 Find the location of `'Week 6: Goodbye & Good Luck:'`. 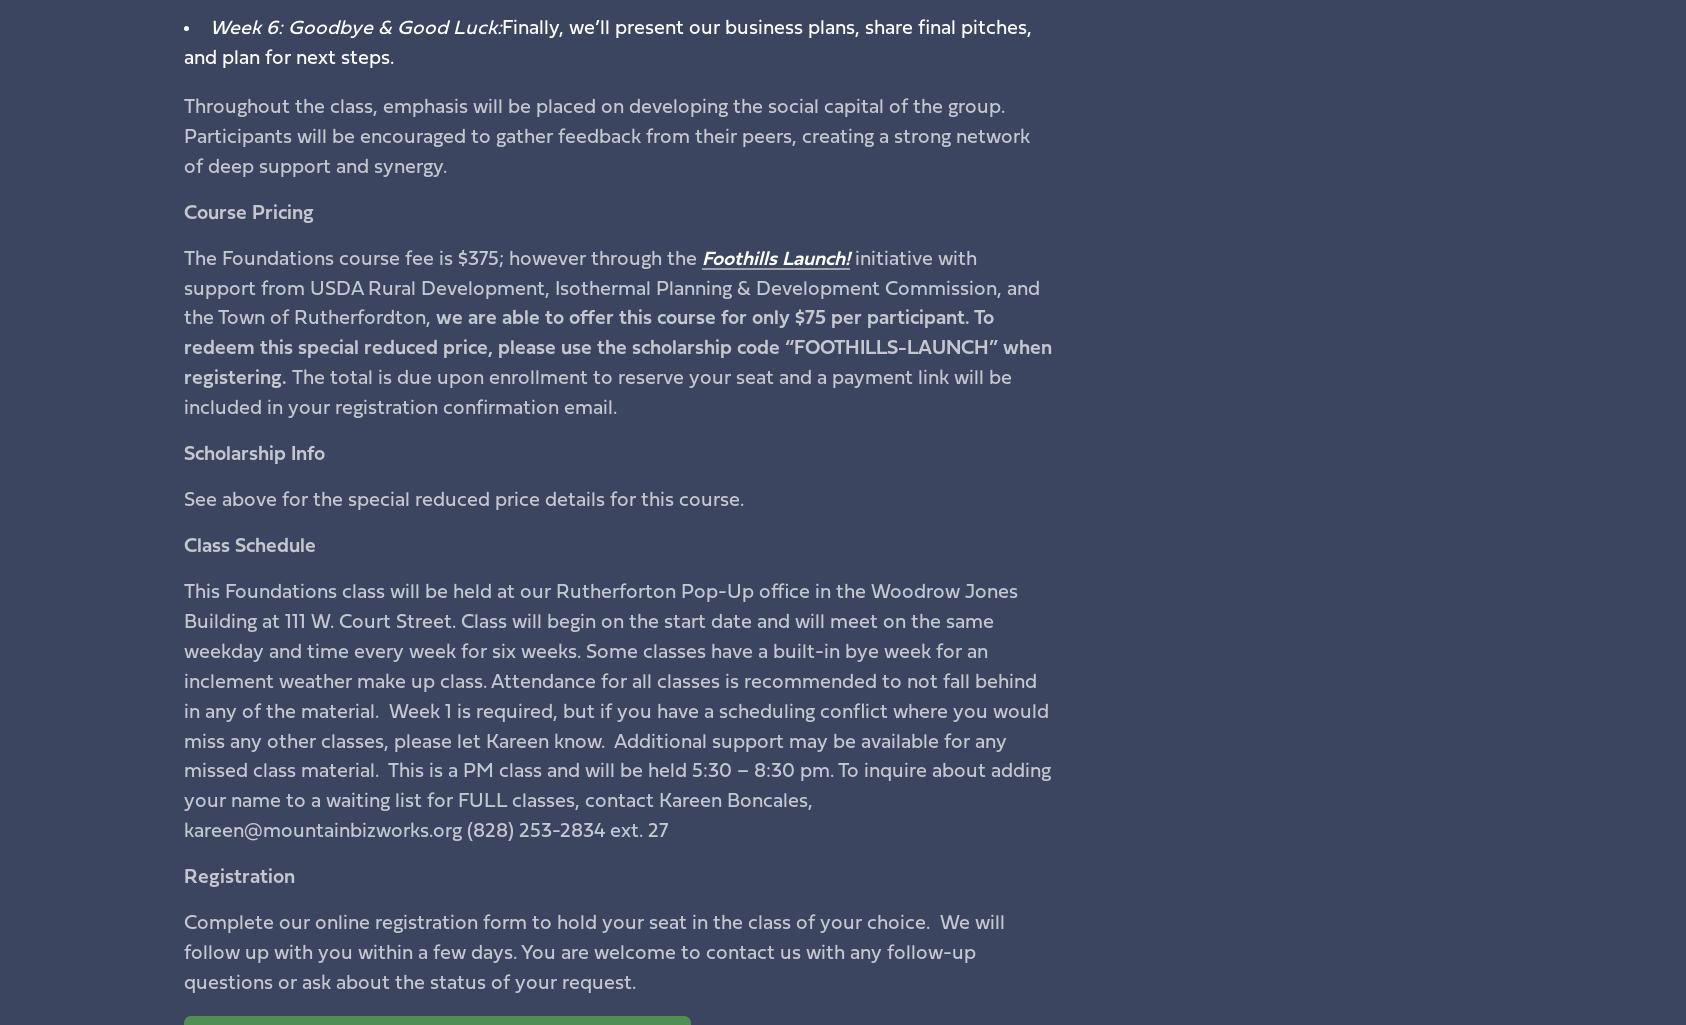

'Week 6: Goodbye & Good Luck:' is located at coordinates (354, 29).